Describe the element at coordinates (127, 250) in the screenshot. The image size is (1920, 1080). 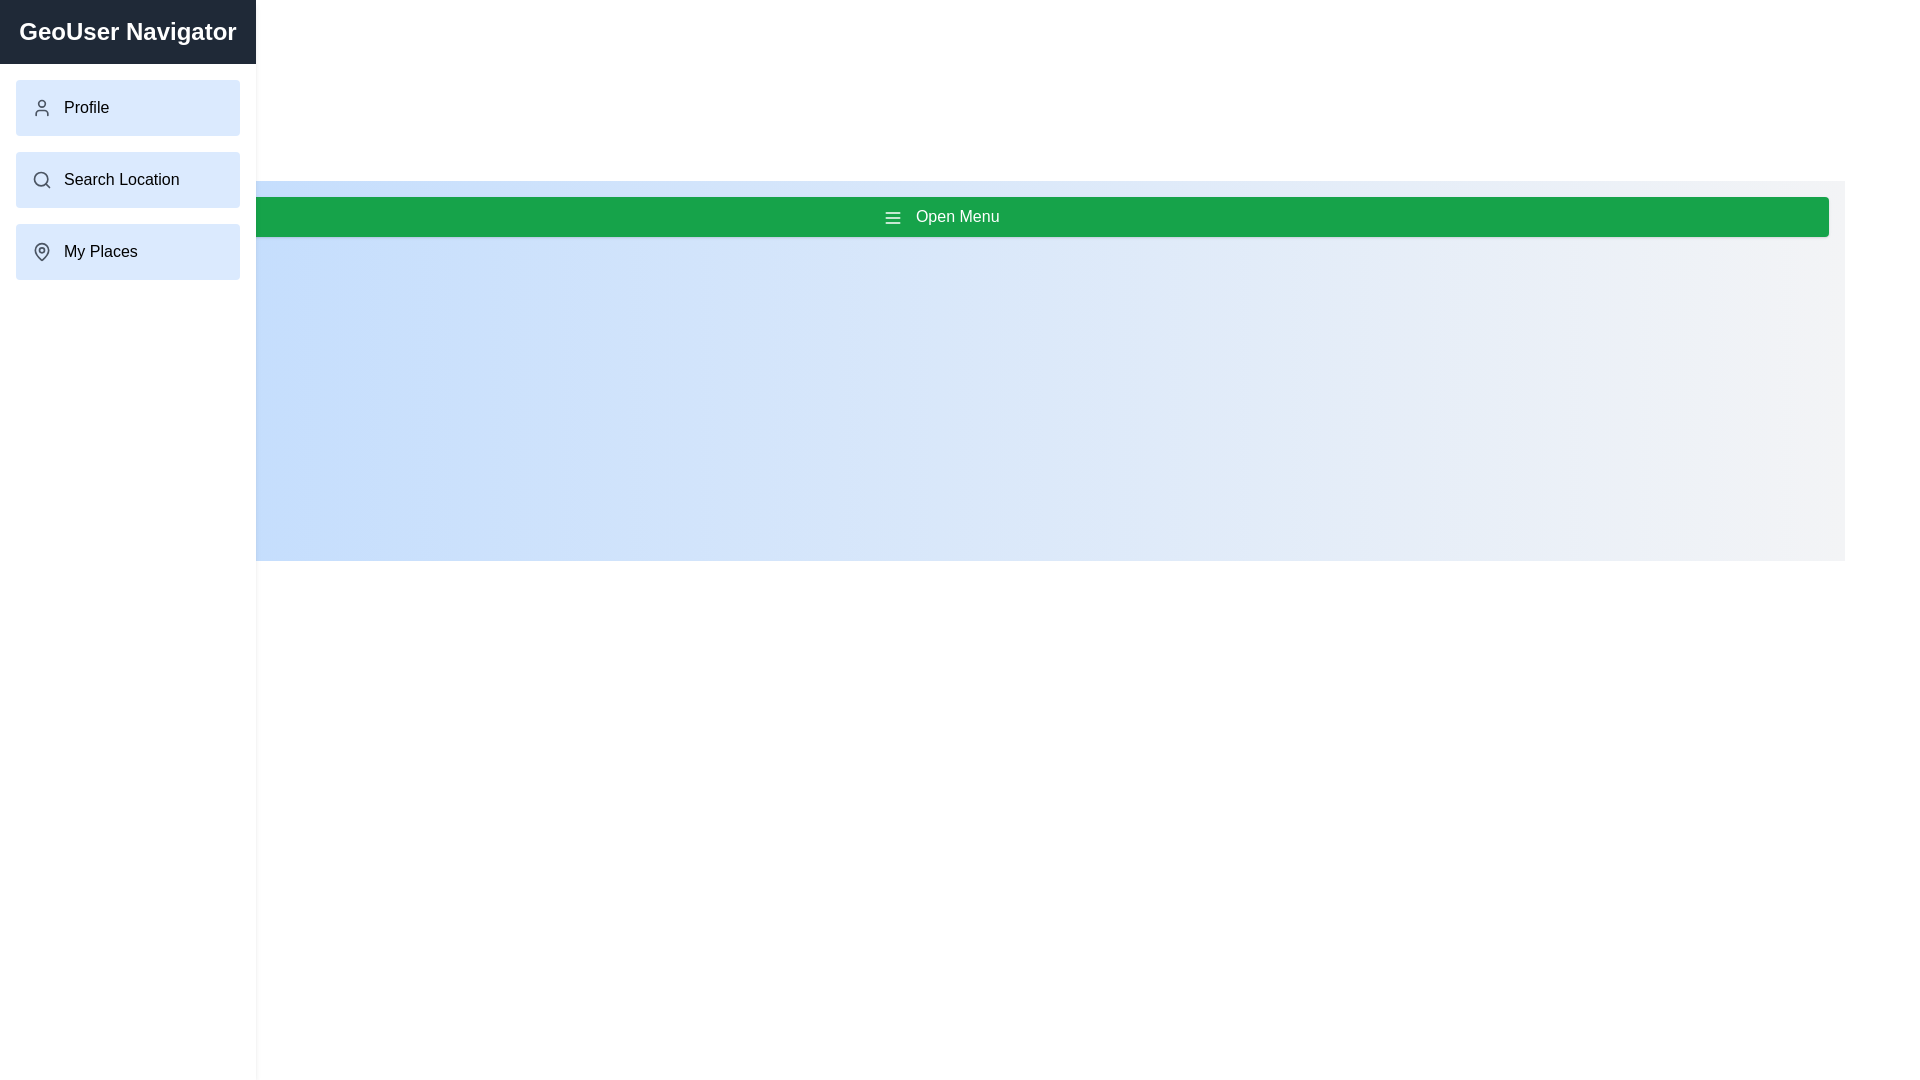
I see `the menu item My Places from the GeoUserDrawer` at that location.